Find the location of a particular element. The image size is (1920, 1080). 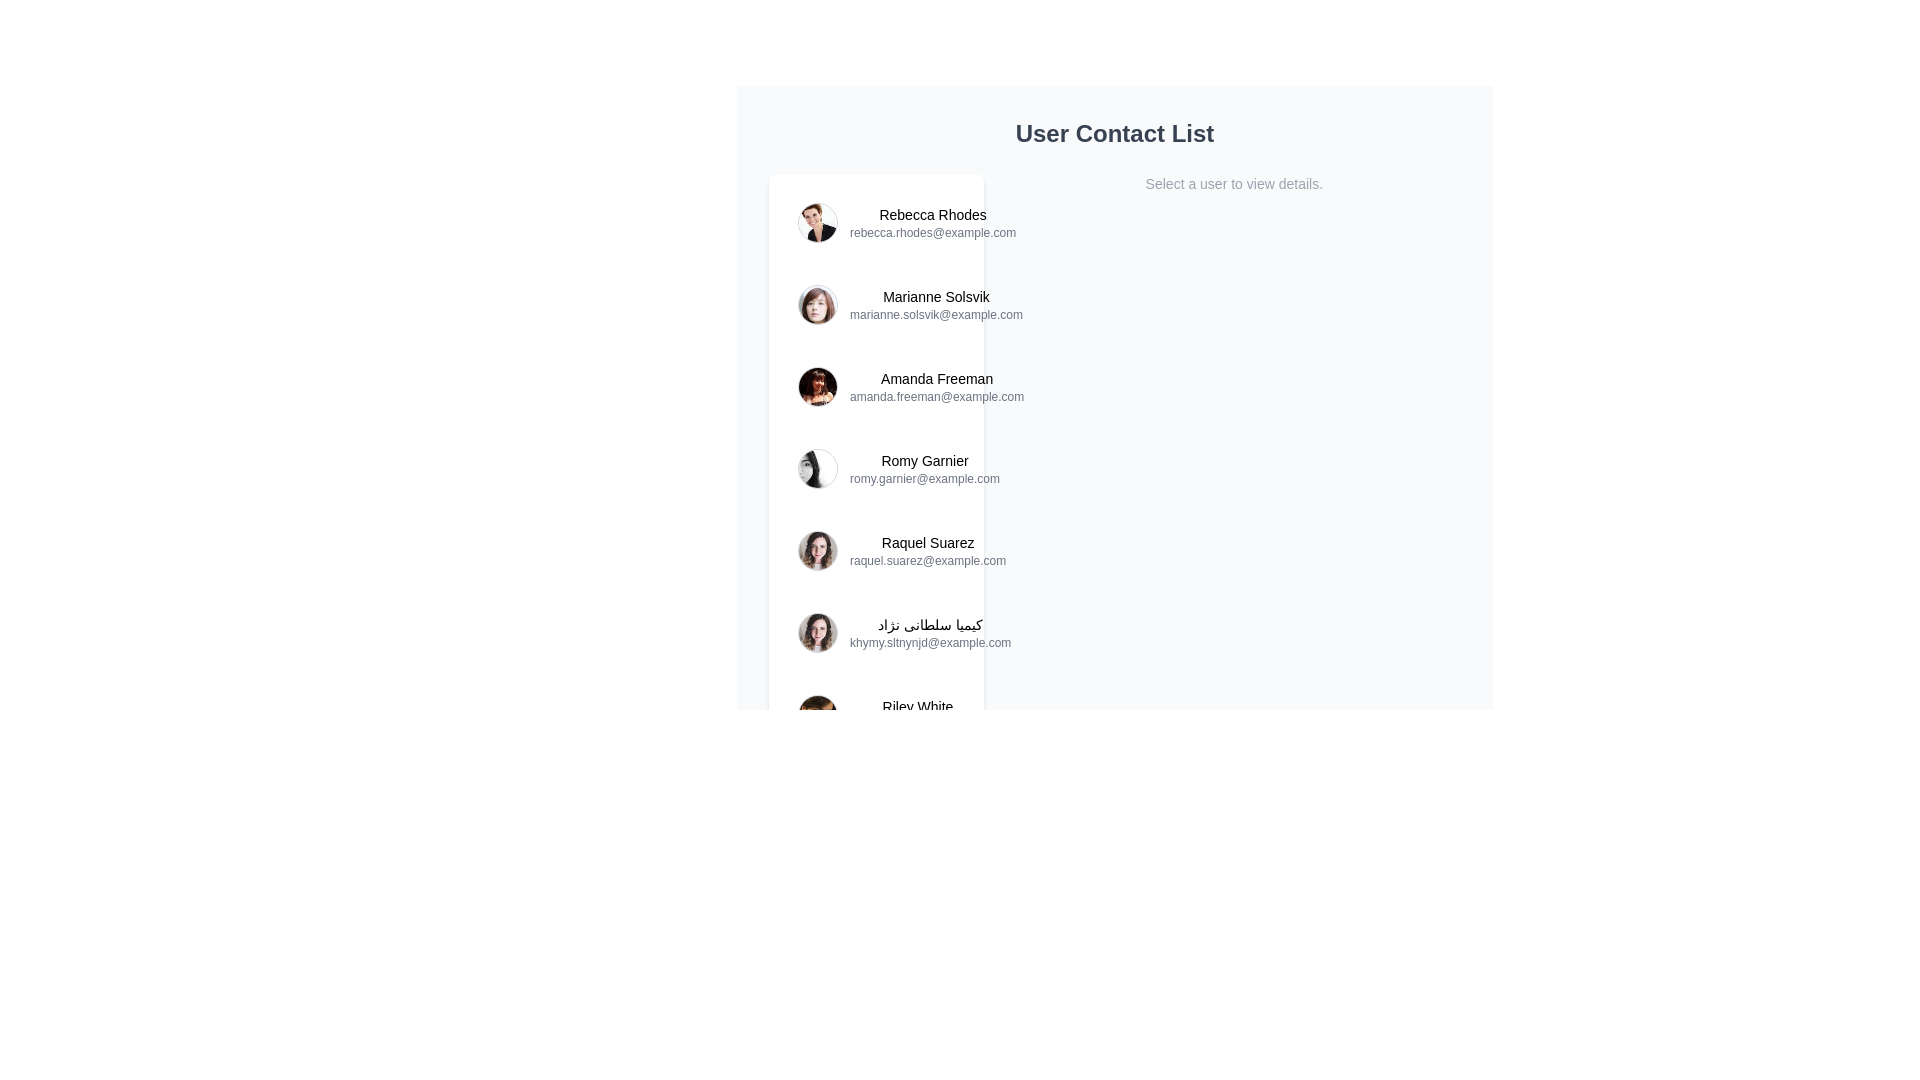

the circular user profile image with a thin gray border displaying a portrait of Rebecca Rhodes is located at coordinates (817, 223).